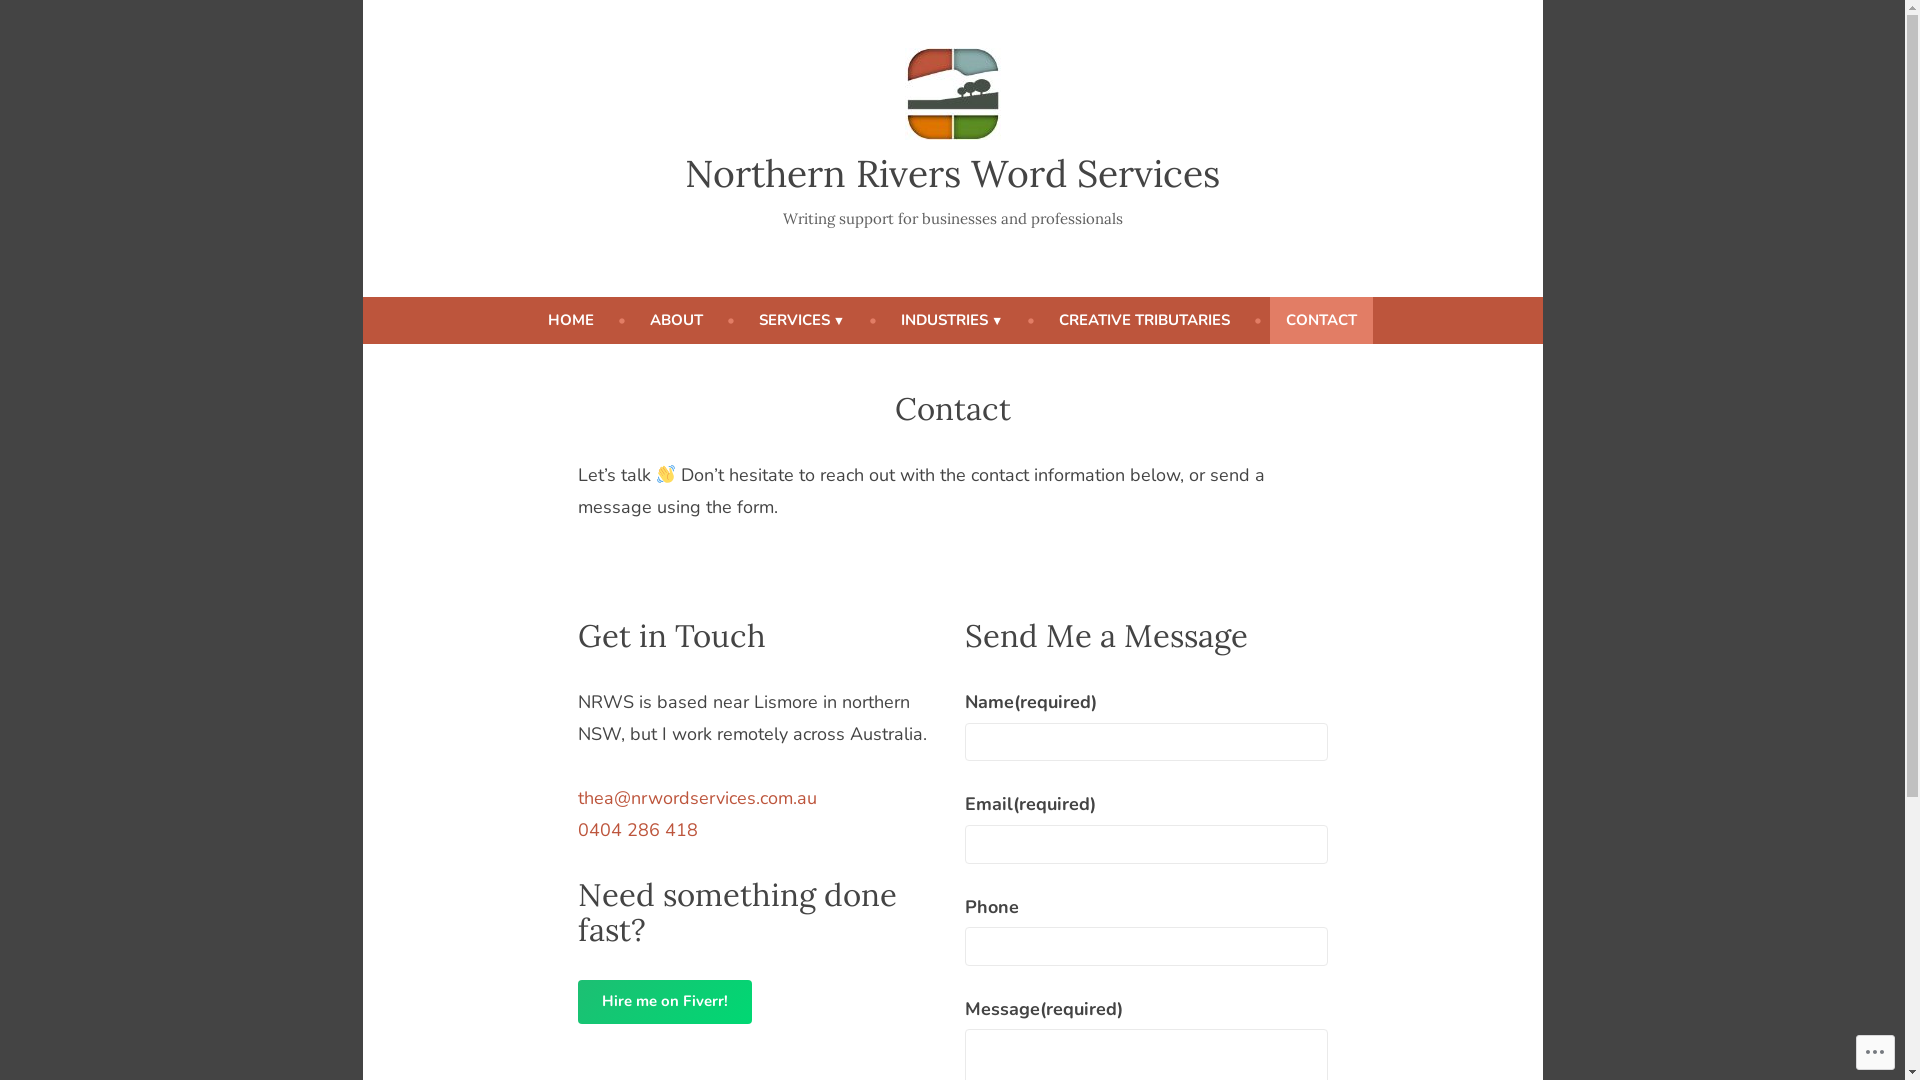 This screenshot has height=1080, width=1920. Describe the element at coordinates (801, 319) in the screenshot. I see `'SERVICES'` at that location.